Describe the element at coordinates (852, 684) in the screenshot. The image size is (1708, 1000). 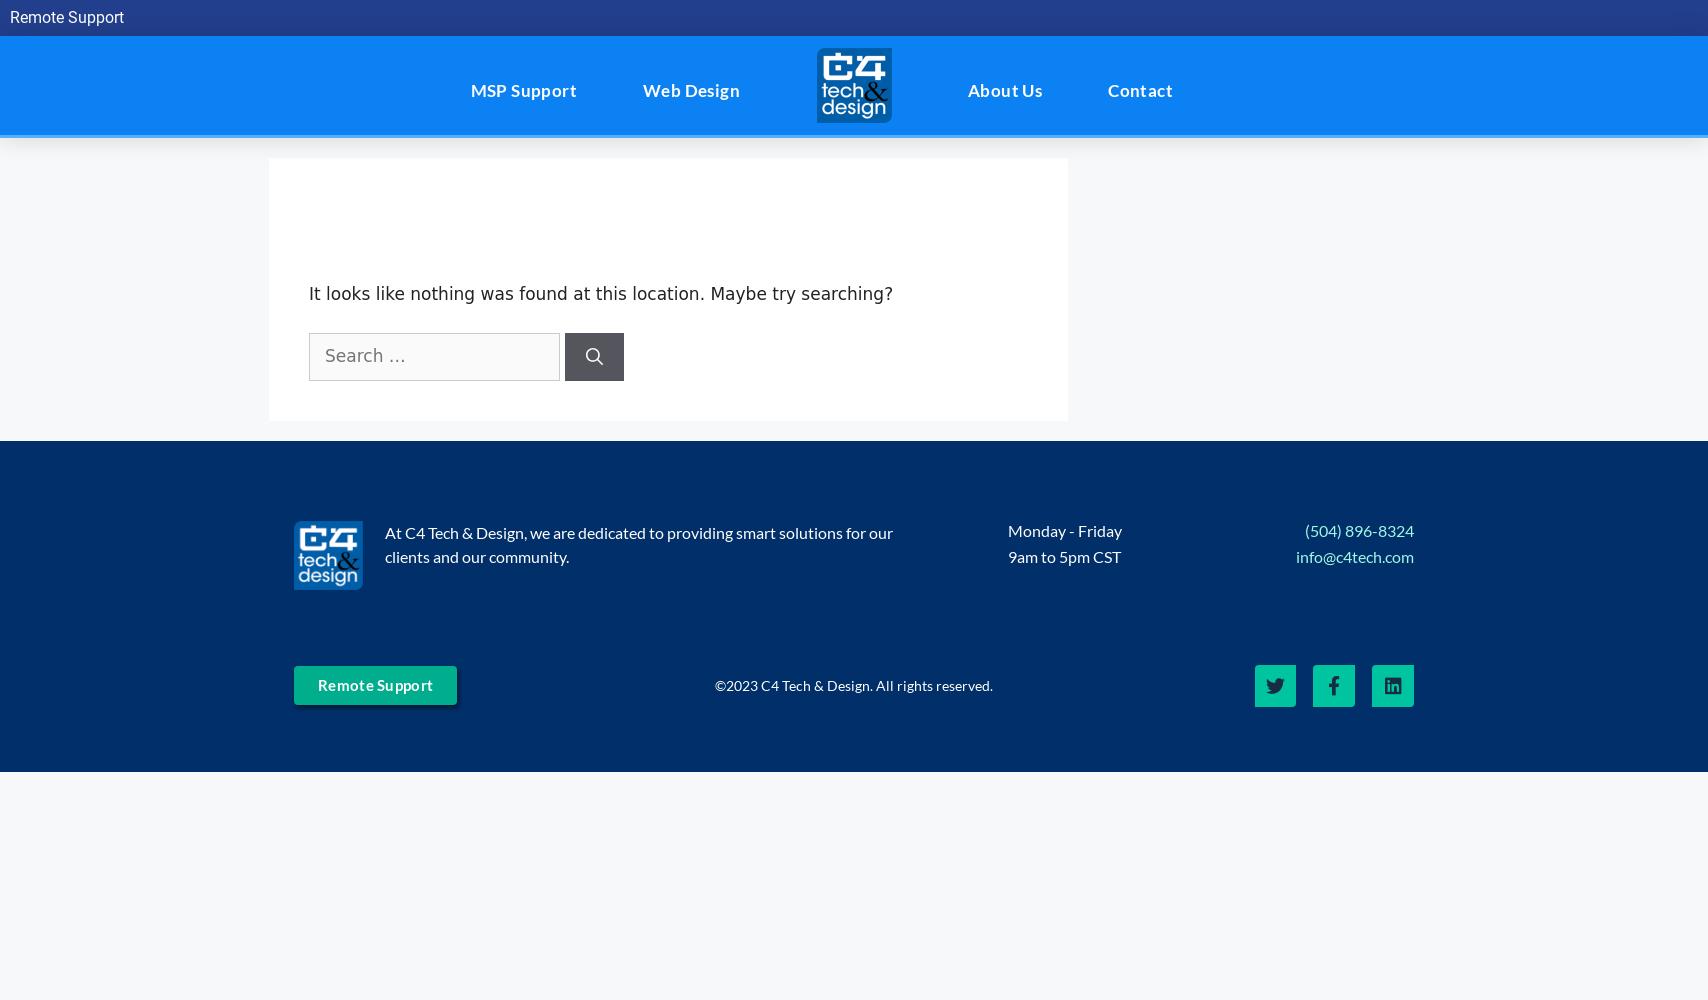
I see `'©2023 C4 Tech & Design. All rights reserved.'` at that location.